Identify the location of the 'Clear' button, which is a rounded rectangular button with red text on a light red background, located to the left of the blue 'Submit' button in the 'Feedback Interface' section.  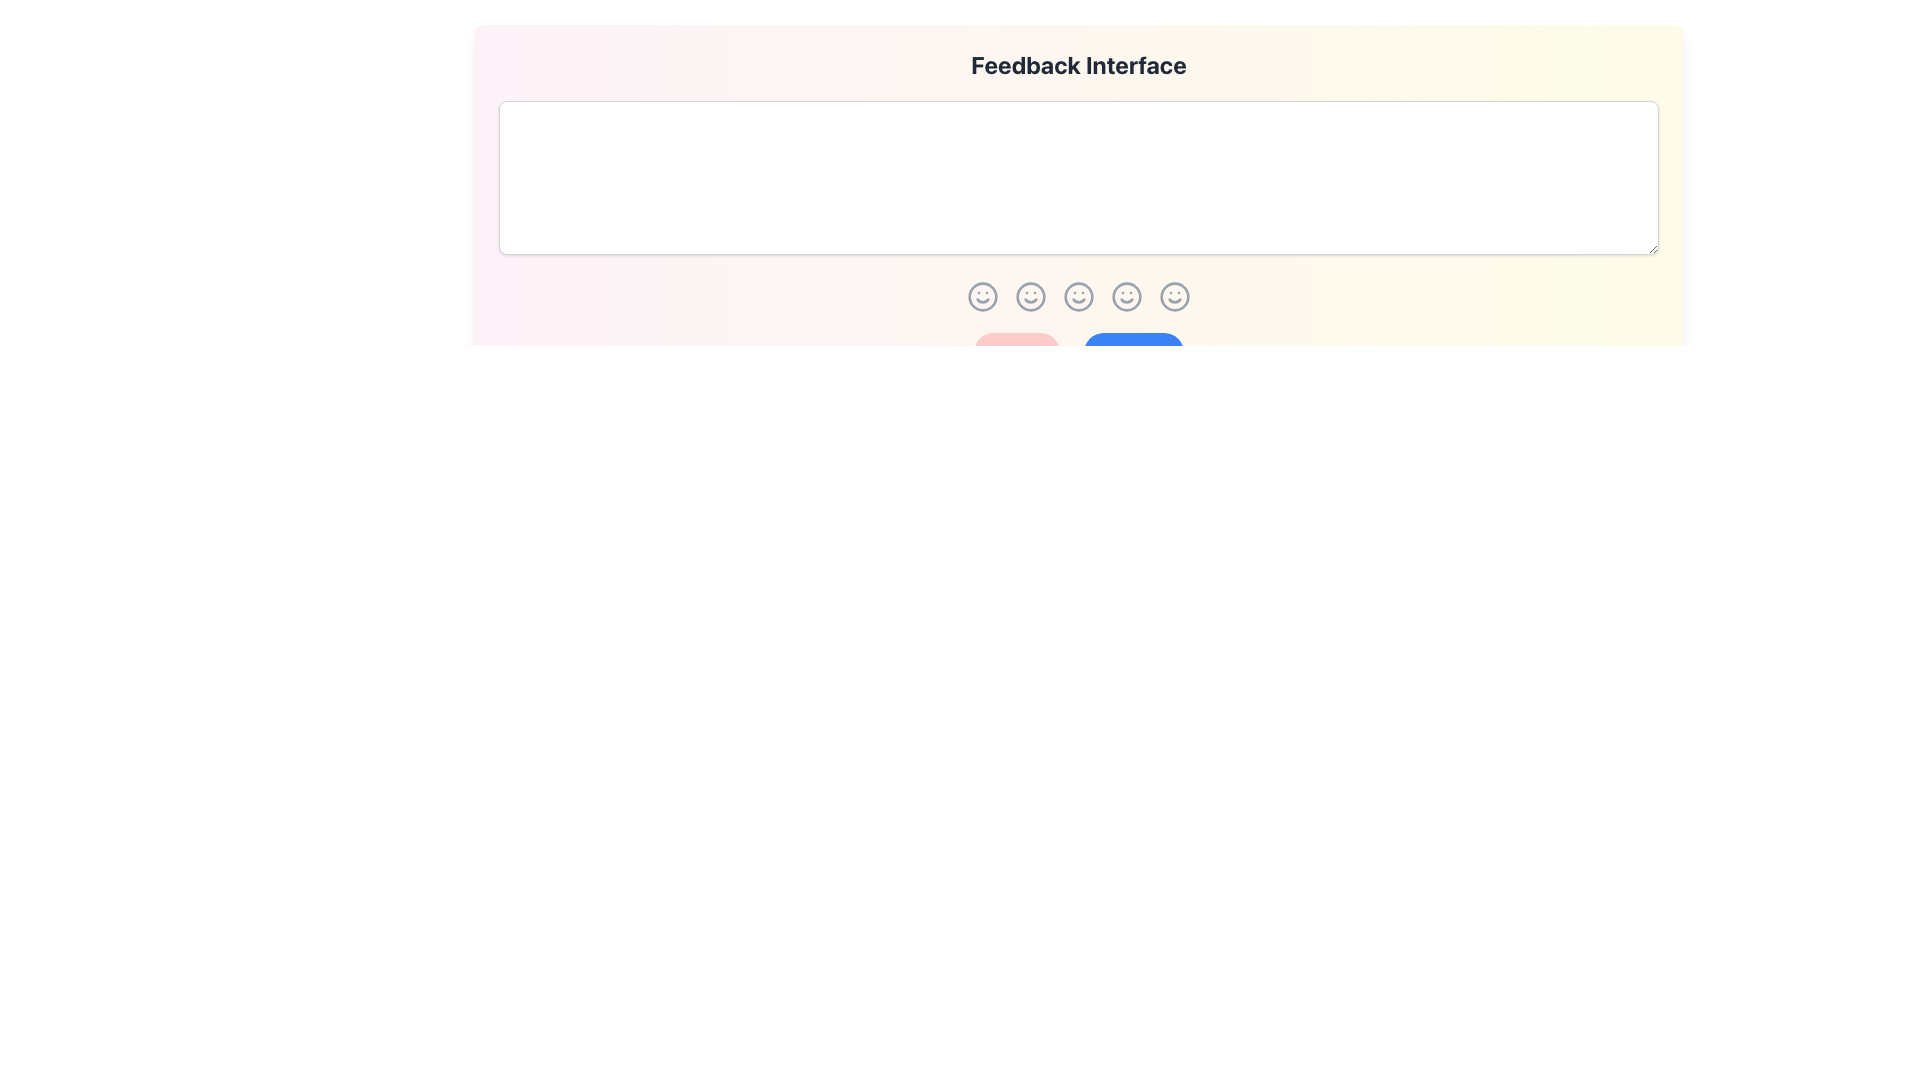
(1017, 352).